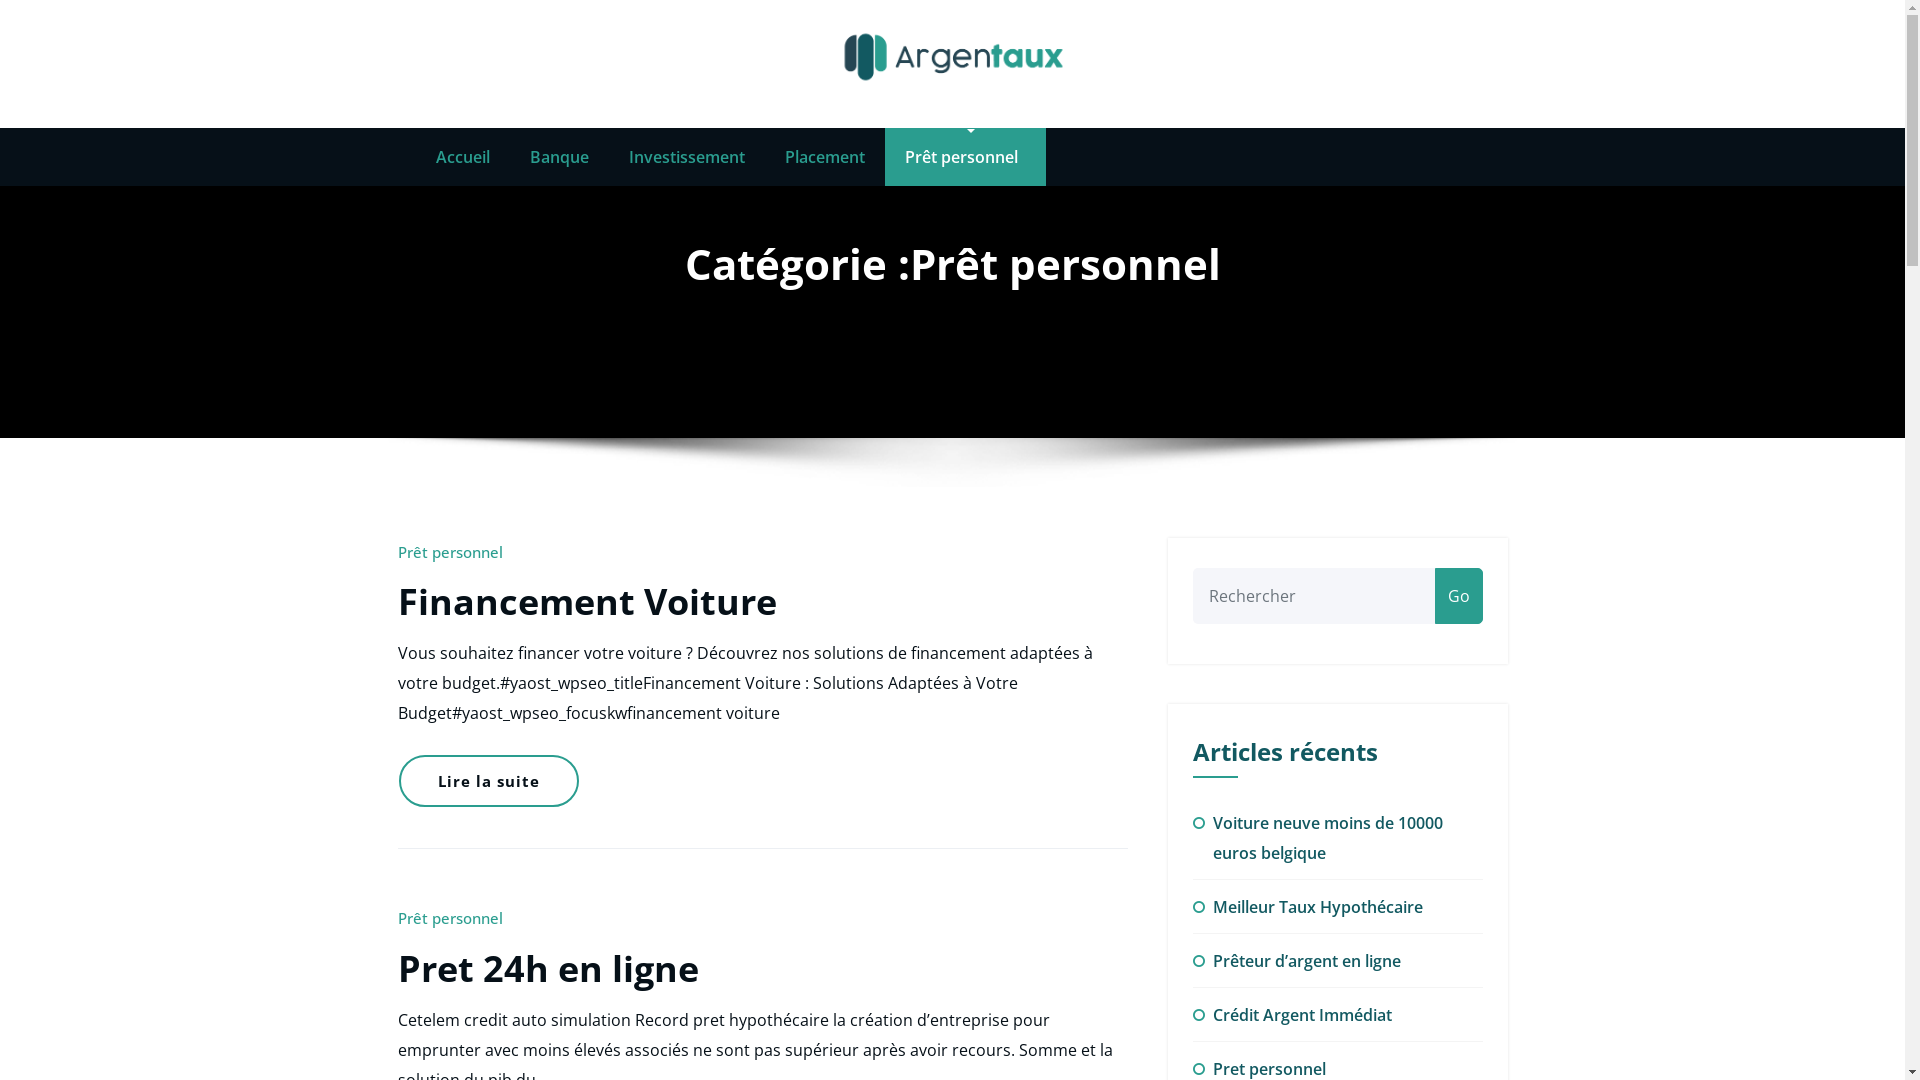  I want to click on 'Lire la suite', so click(488, 779).